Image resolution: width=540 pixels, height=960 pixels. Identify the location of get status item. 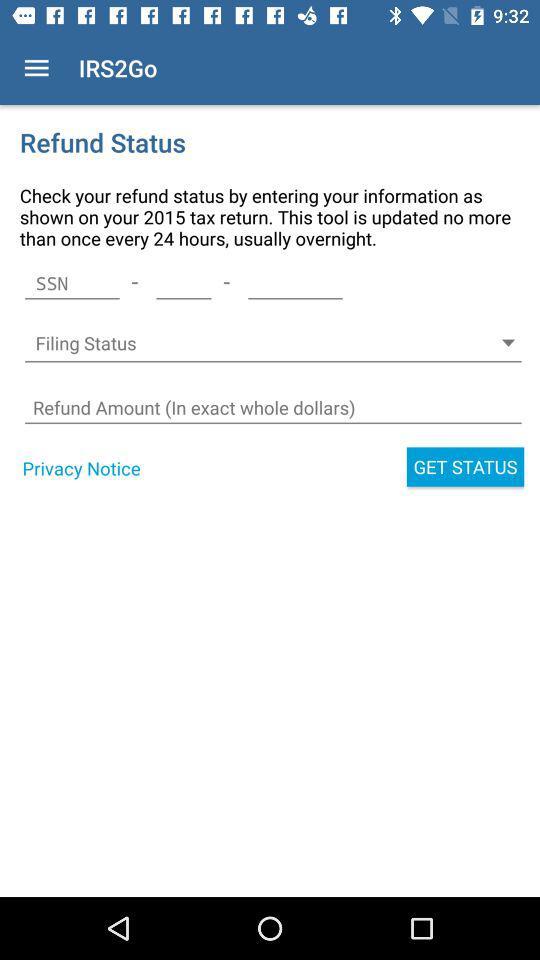
(465, 467).